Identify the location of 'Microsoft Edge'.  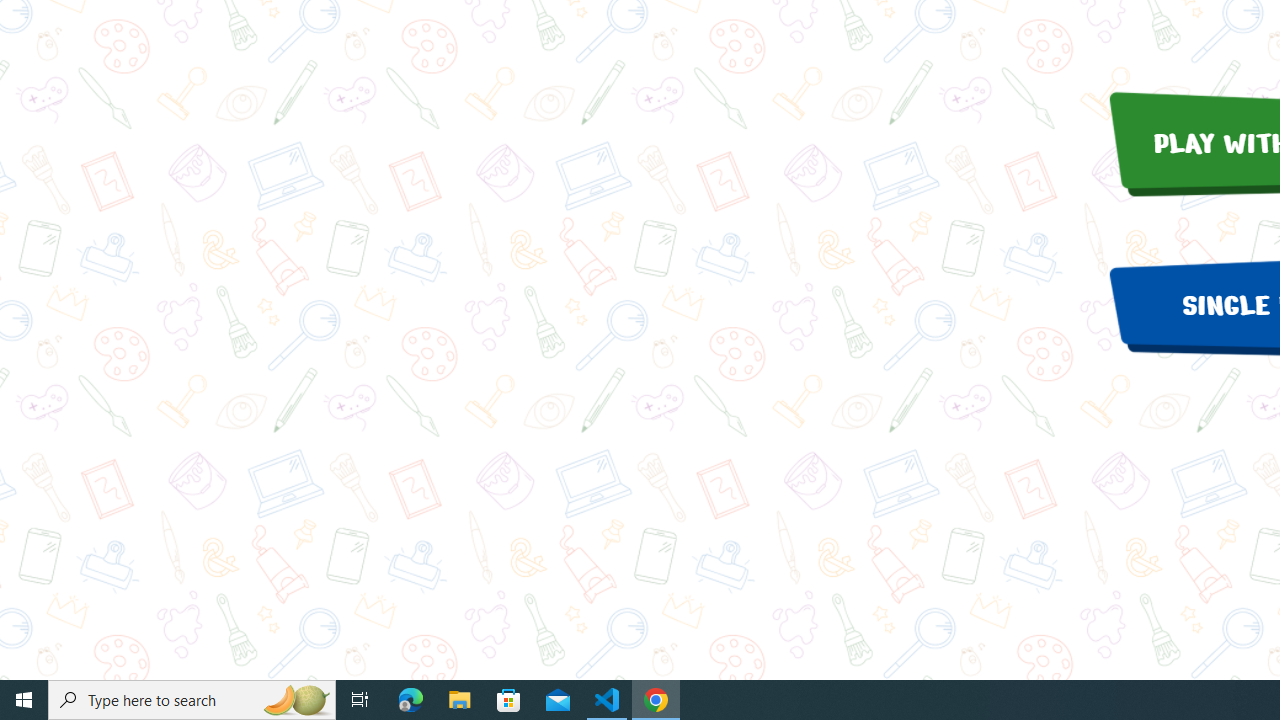
(410, 698).